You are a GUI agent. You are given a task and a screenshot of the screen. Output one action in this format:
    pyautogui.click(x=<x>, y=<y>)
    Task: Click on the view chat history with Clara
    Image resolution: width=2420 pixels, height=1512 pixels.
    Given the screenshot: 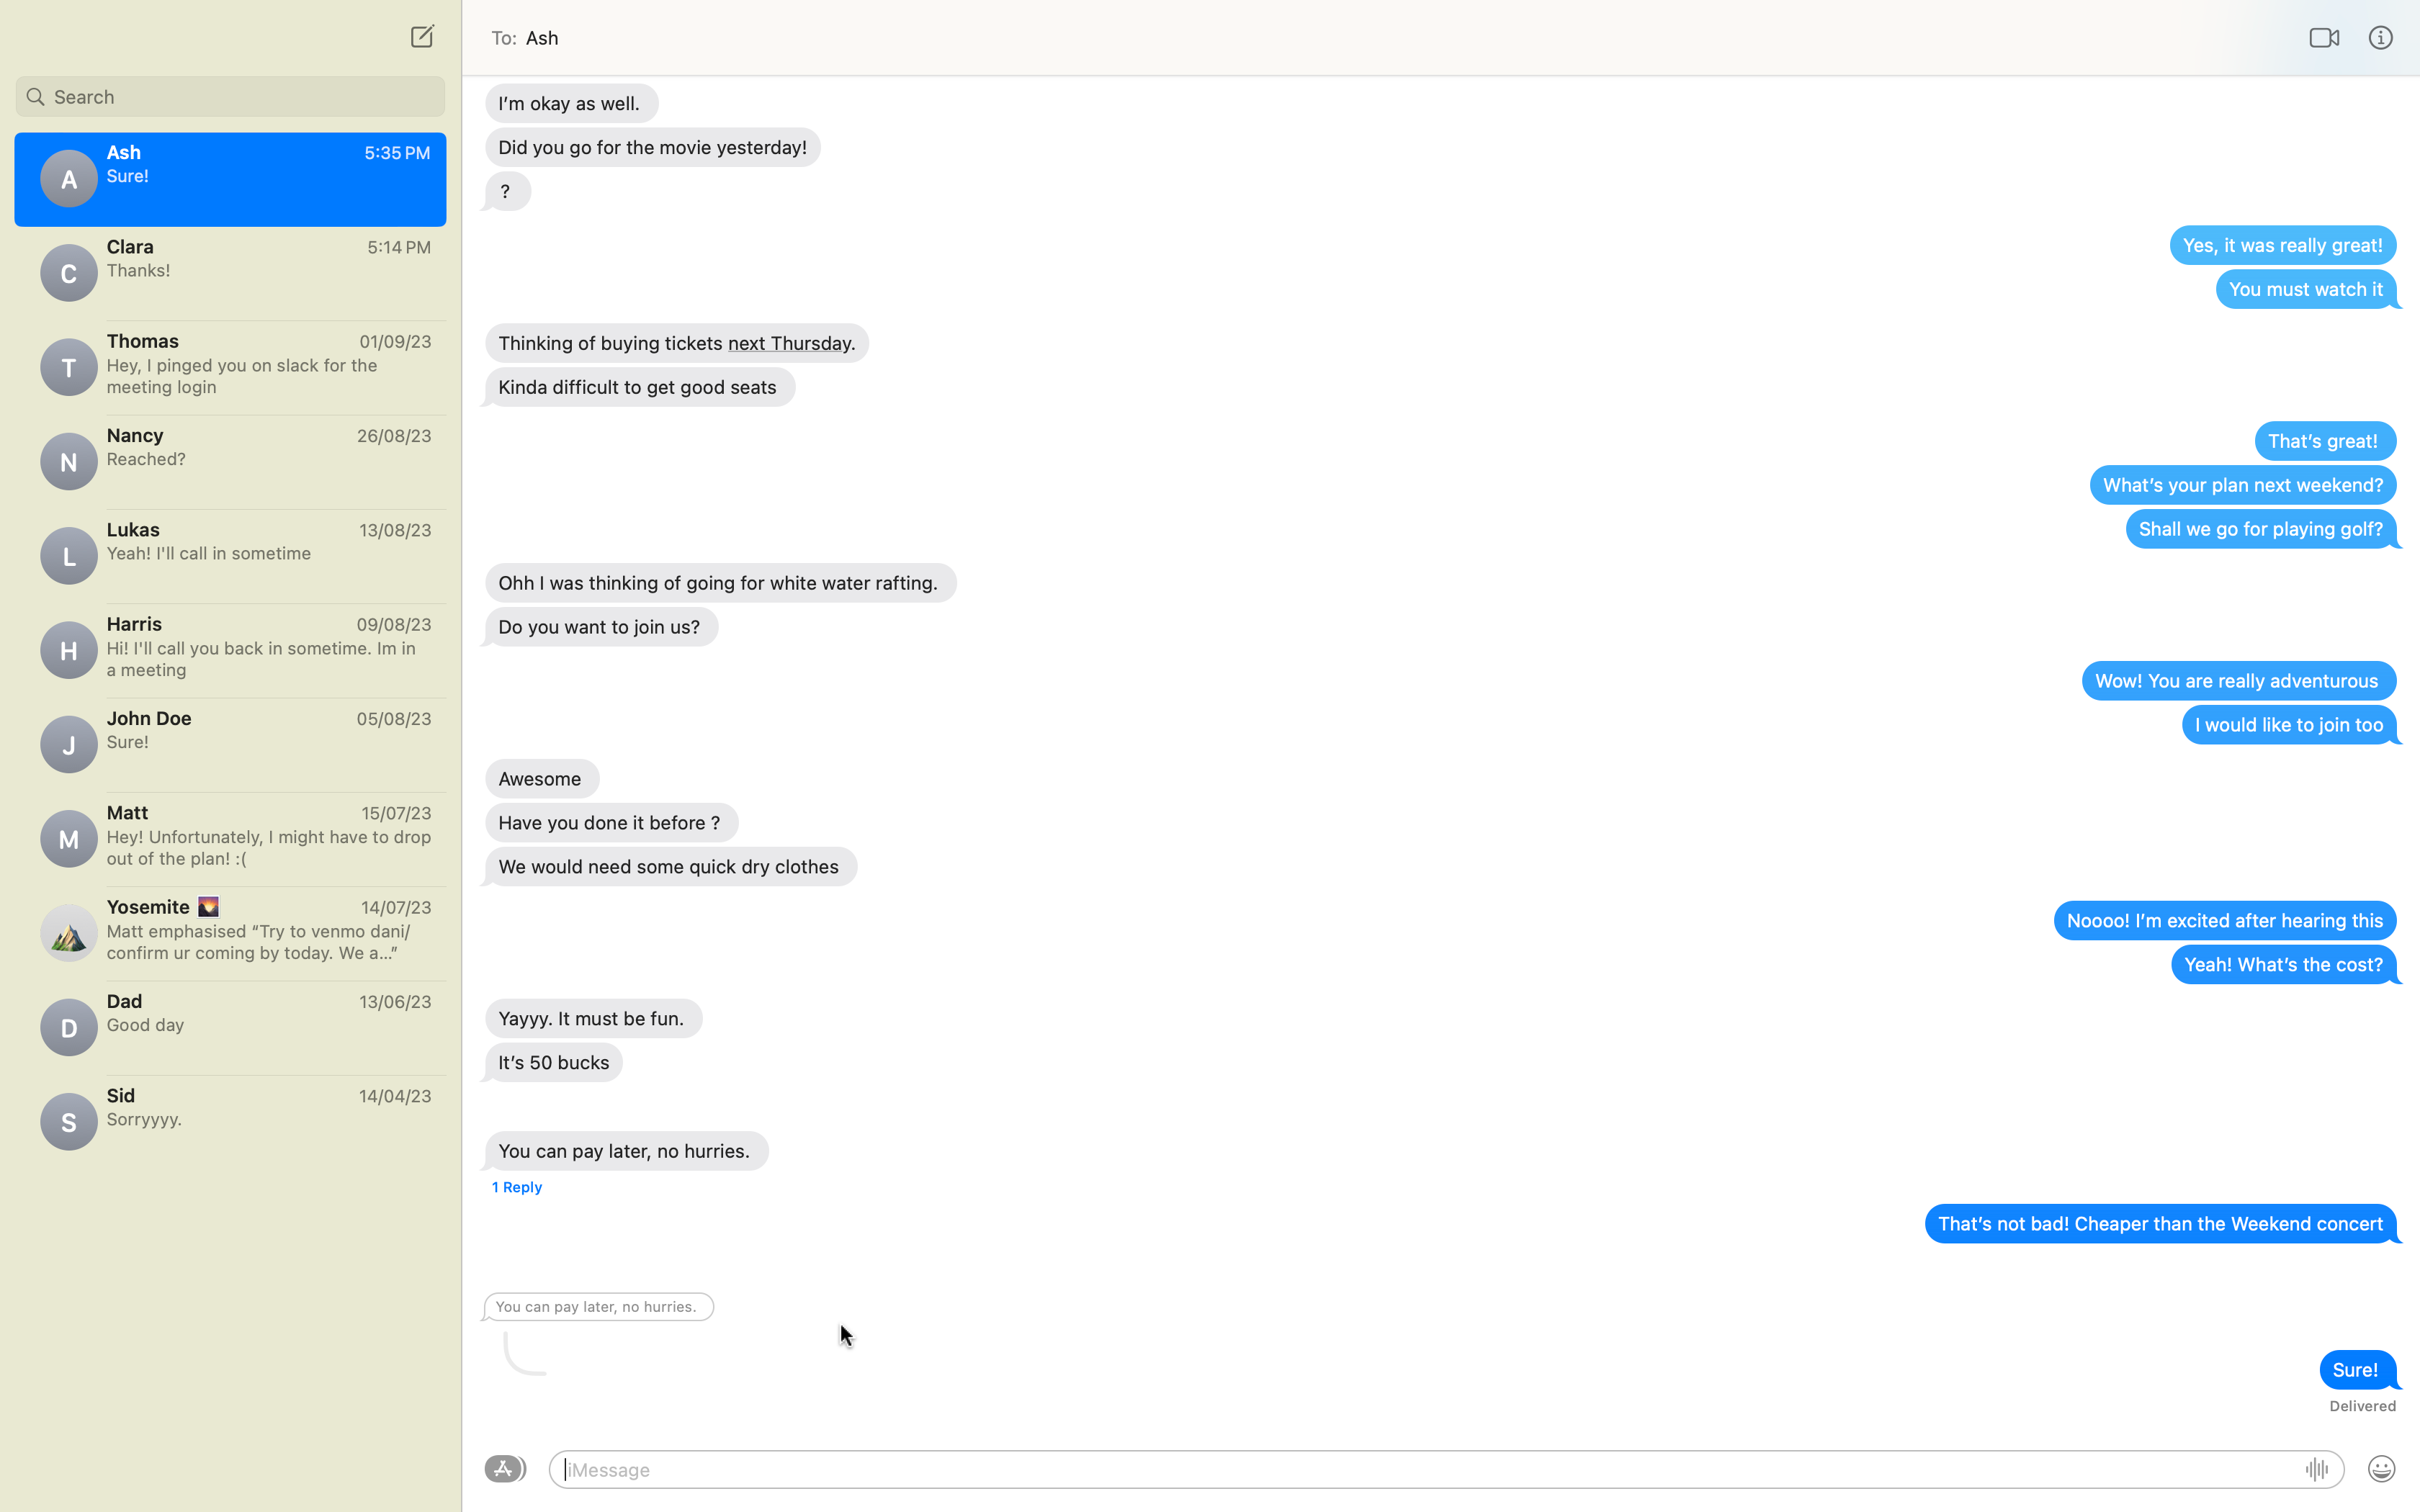 What is the action you would take?
    pyautogui.click(x=229, y=271)
    